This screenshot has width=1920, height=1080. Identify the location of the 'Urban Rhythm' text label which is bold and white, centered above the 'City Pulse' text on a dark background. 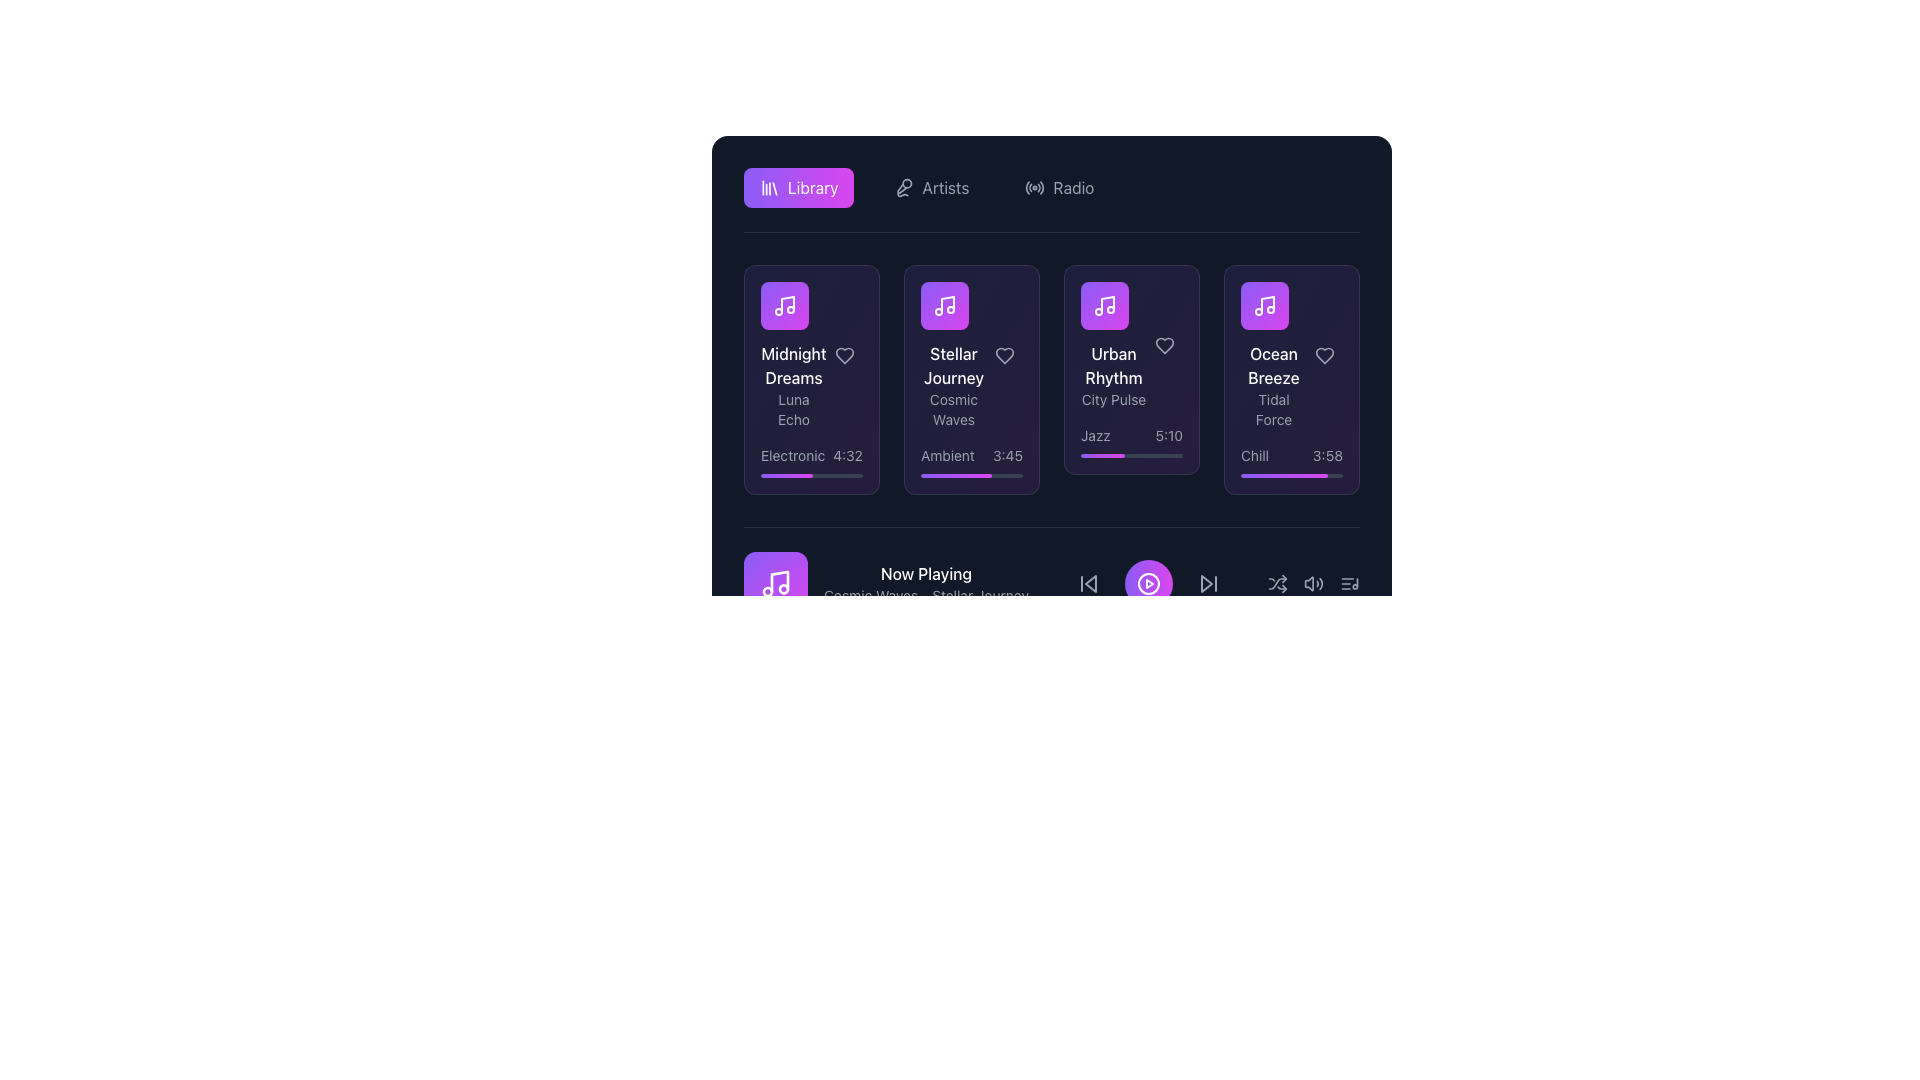
(1112, 366).